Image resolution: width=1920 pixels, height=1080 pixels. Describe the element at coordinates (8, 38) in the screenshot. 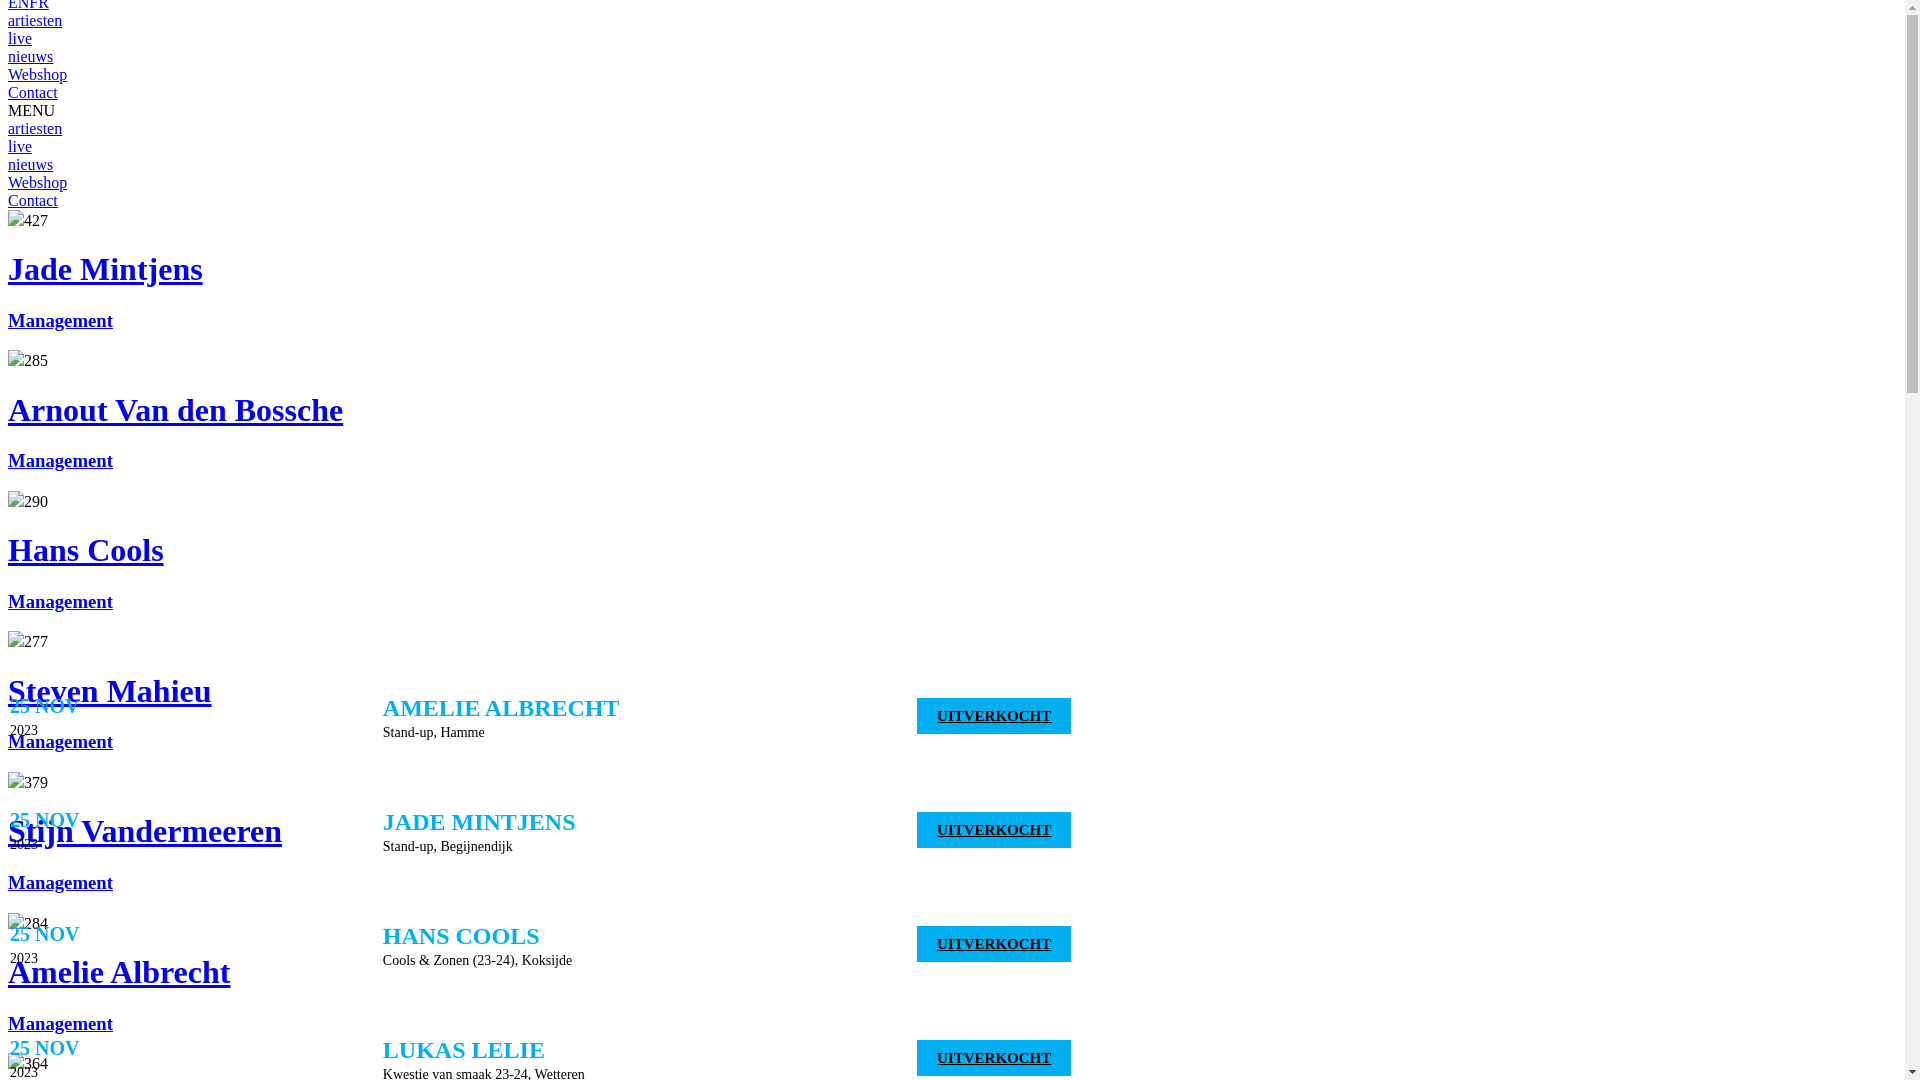

I see `'live'` at that location.